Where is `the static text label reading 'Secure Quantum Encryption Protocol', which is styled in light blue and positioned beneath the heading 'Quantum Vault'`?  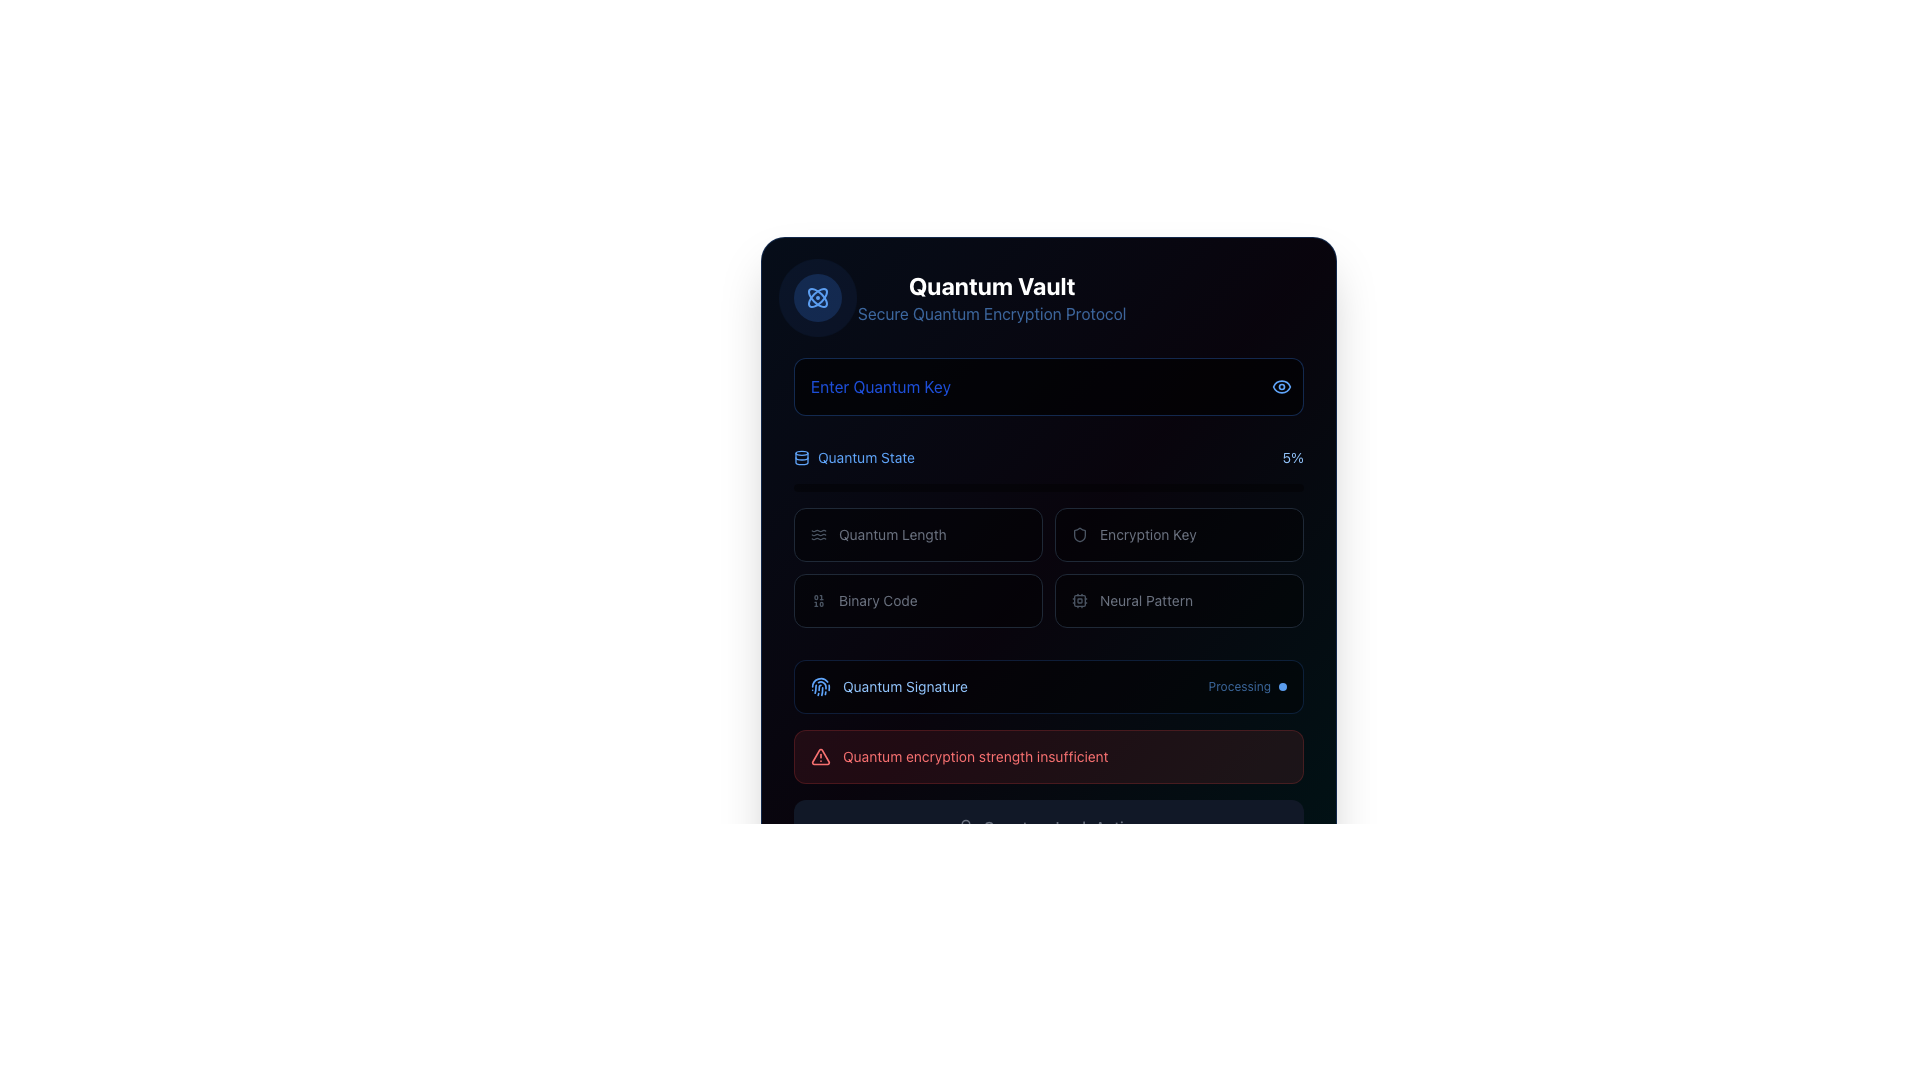
the static text label reading 'Secure Quantum Encryption Protocol', which is styled in light blue and positioned beneath the heading 'Quantum Vault' is located at coordinates (992, 313).